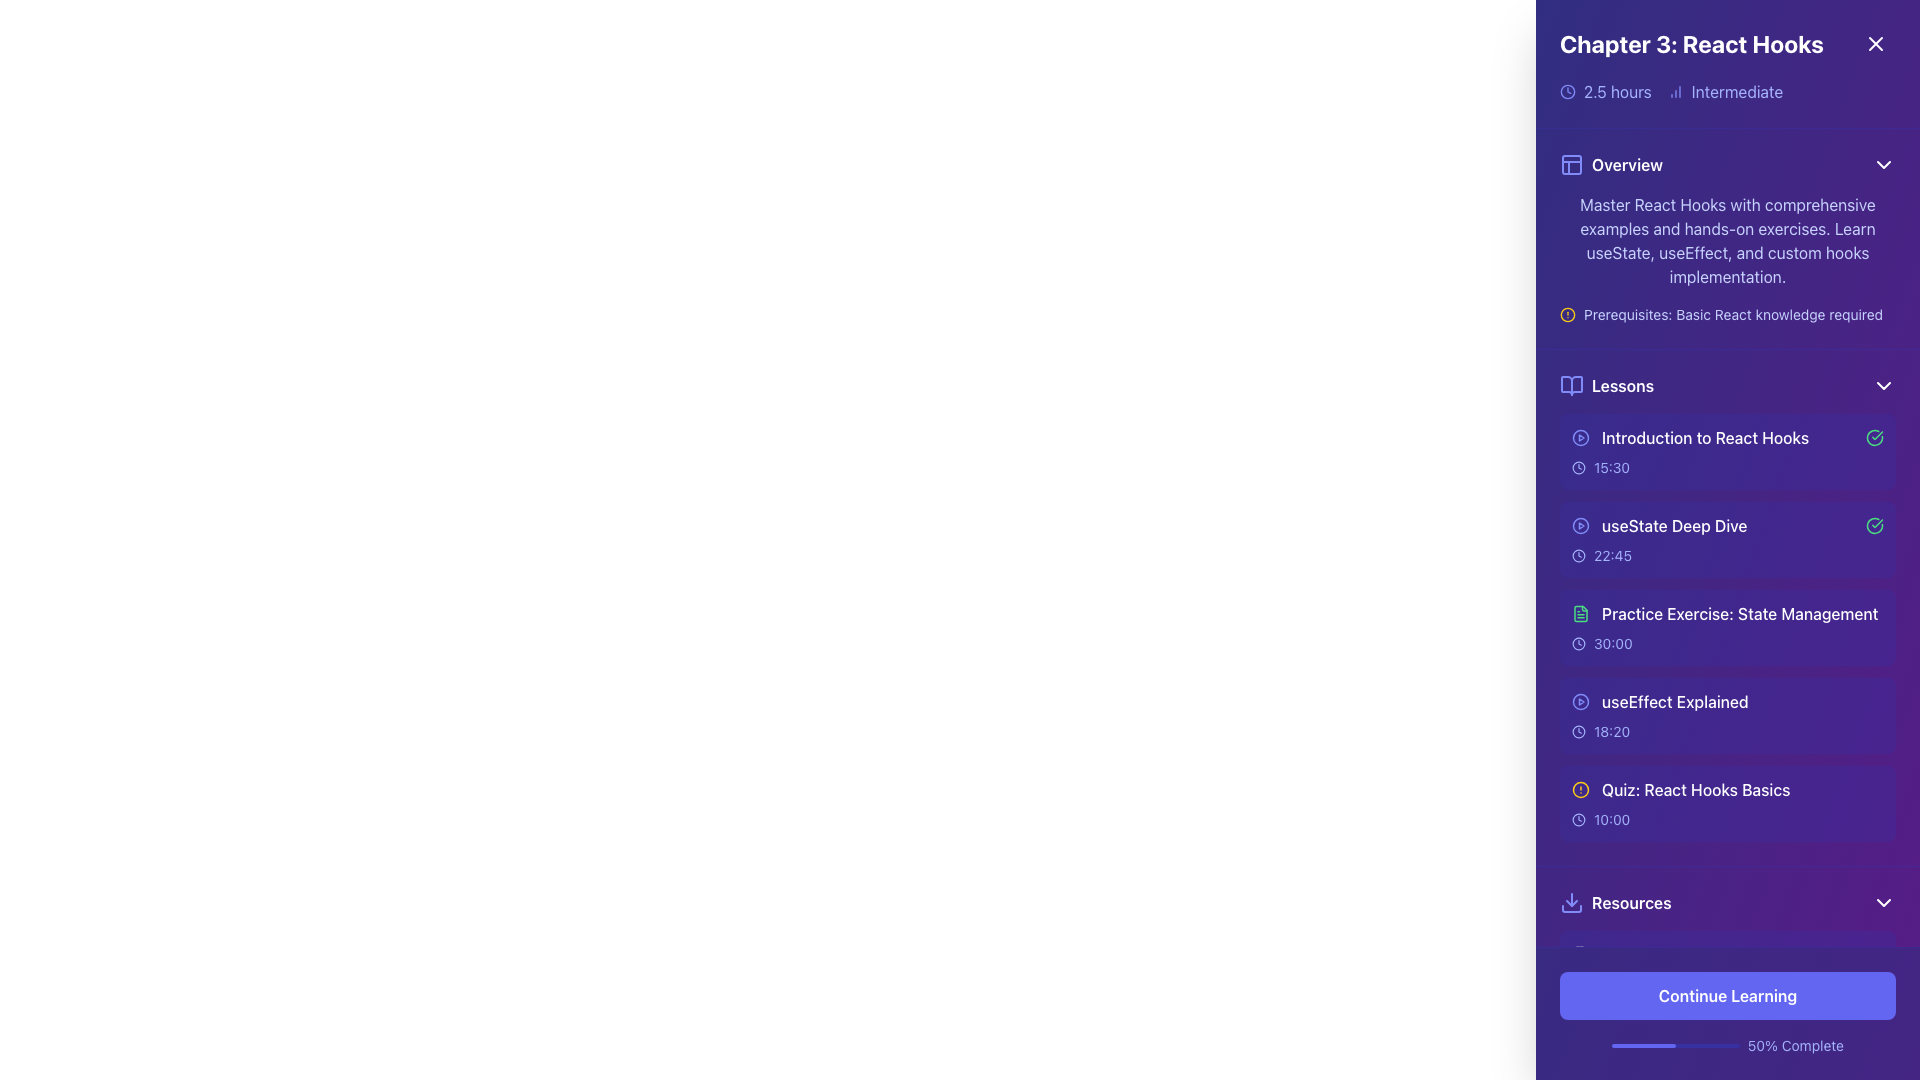  What do you see at coordinates (1578, 467) in the screenshot?
I see `the SVG circle graphical element that symbolizes the time duration of the 'Introduction to React Hooks' lesson in the 'Lessons' section` at bounding box center [1578, 467].